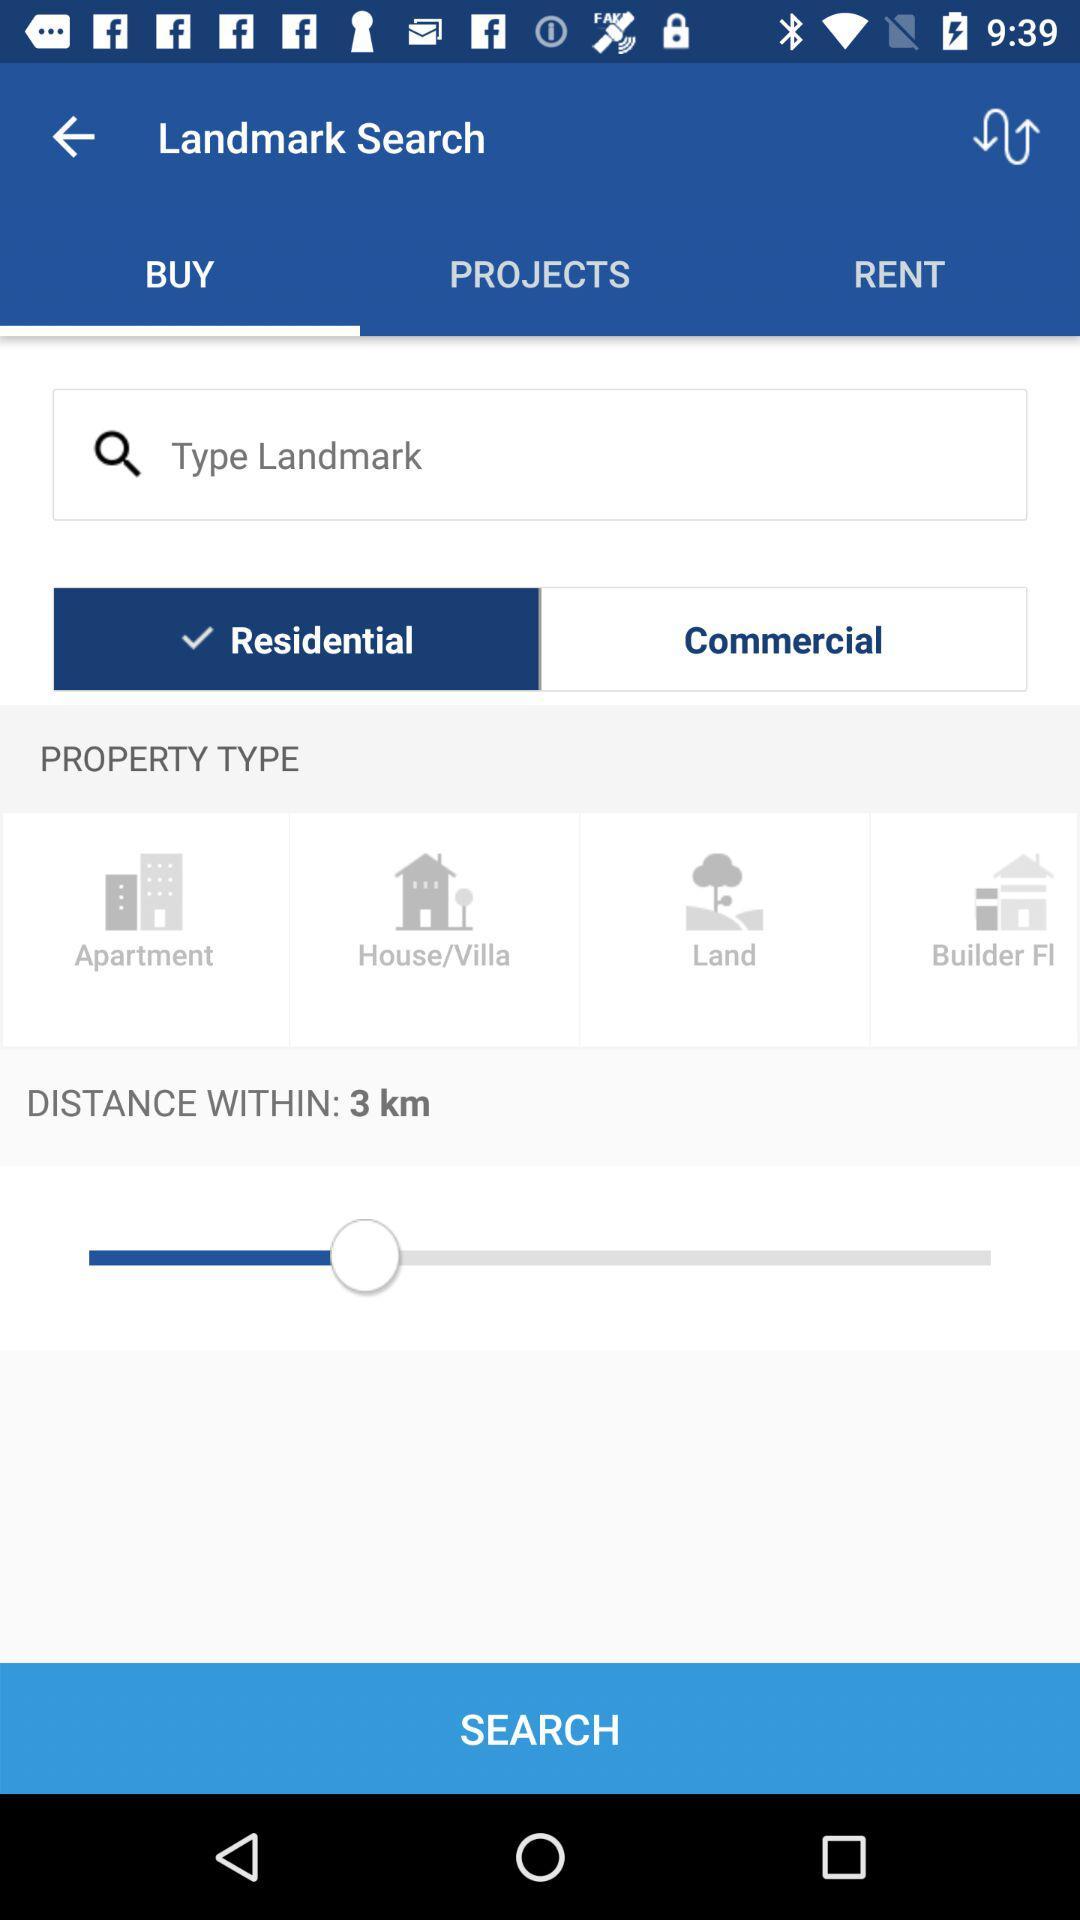 This screenshot has height=1920, width=1080. Describe the element at coordinates (1006, 135) in the screenshot. I see `the app to the right of landmark search` at that location.